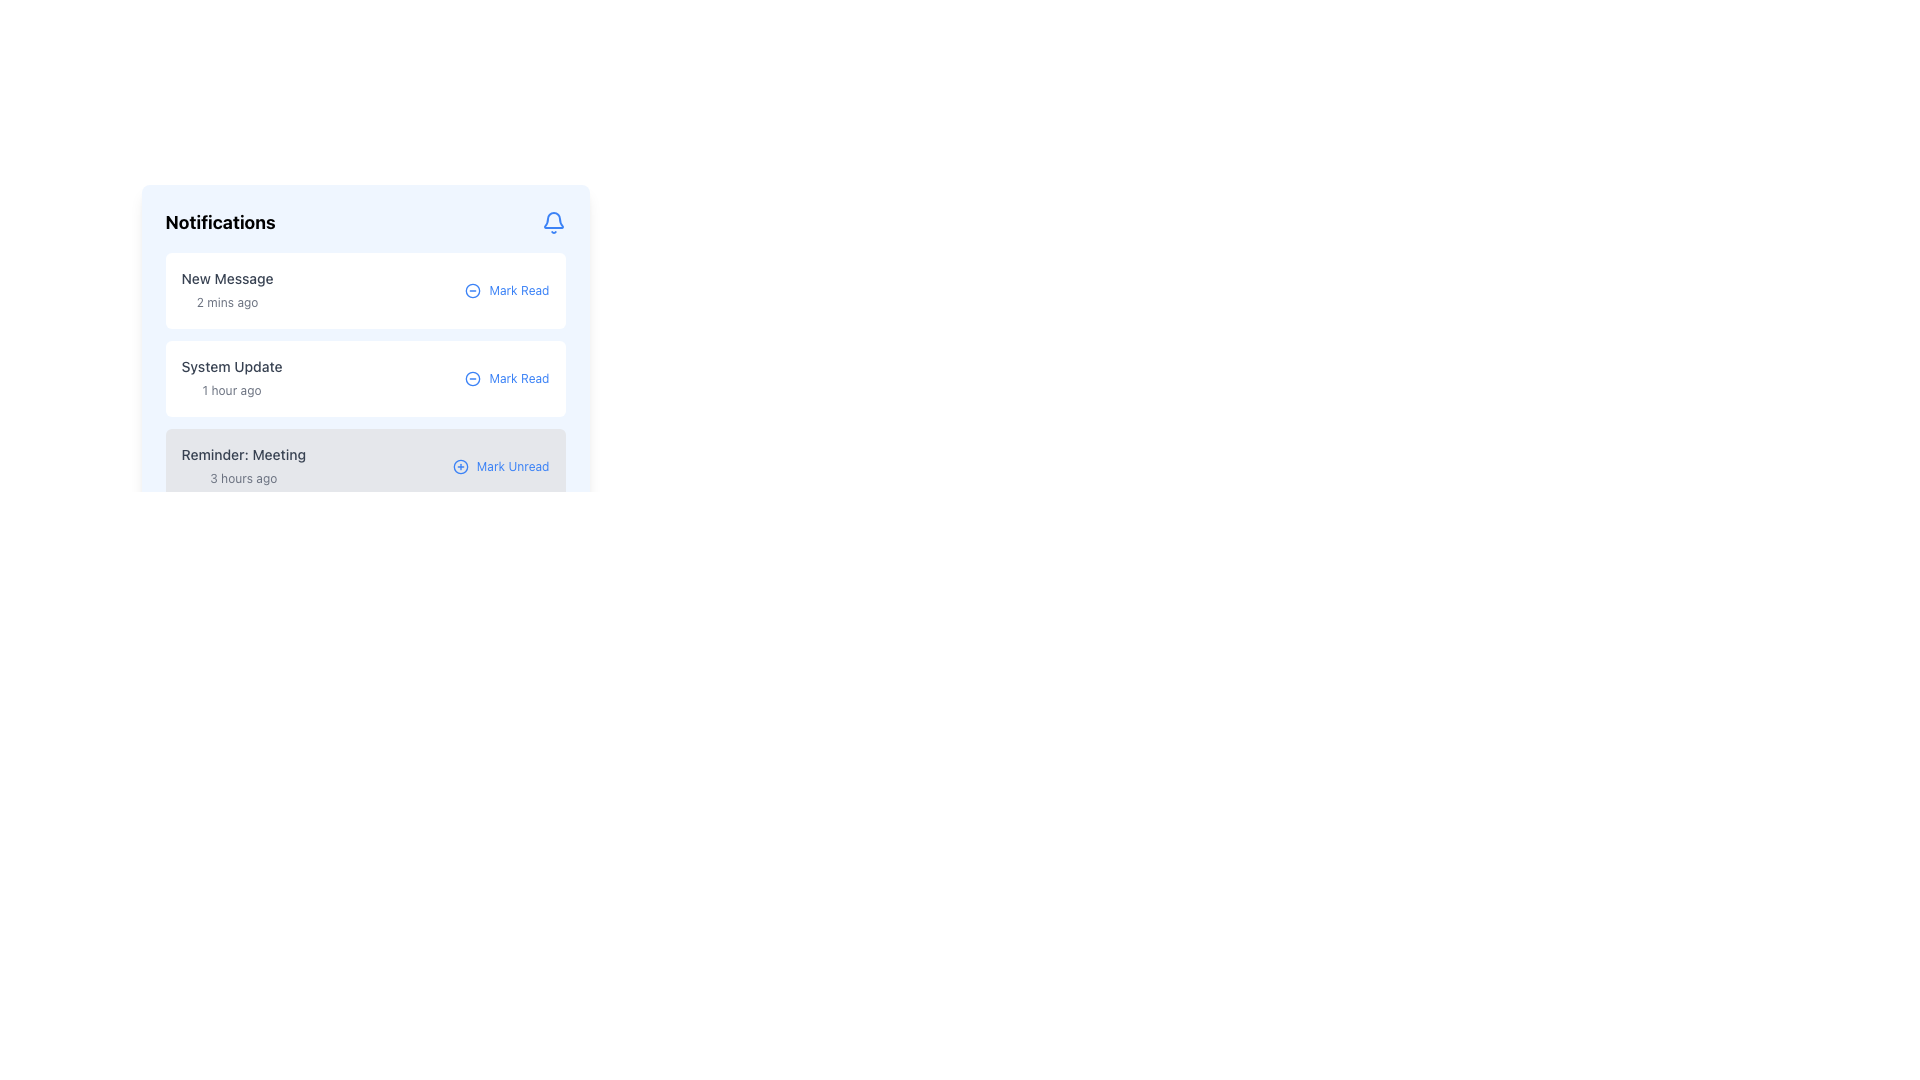 The height and width of the screenshot is (1080, 1920). What do you see at coordinates (232, 366) in the screenshot?
I see `the text label that serves as the title for the notification entry, located in the middle section of the list, above 'Reminder: Meeting'` at bounding box center [232, 366].